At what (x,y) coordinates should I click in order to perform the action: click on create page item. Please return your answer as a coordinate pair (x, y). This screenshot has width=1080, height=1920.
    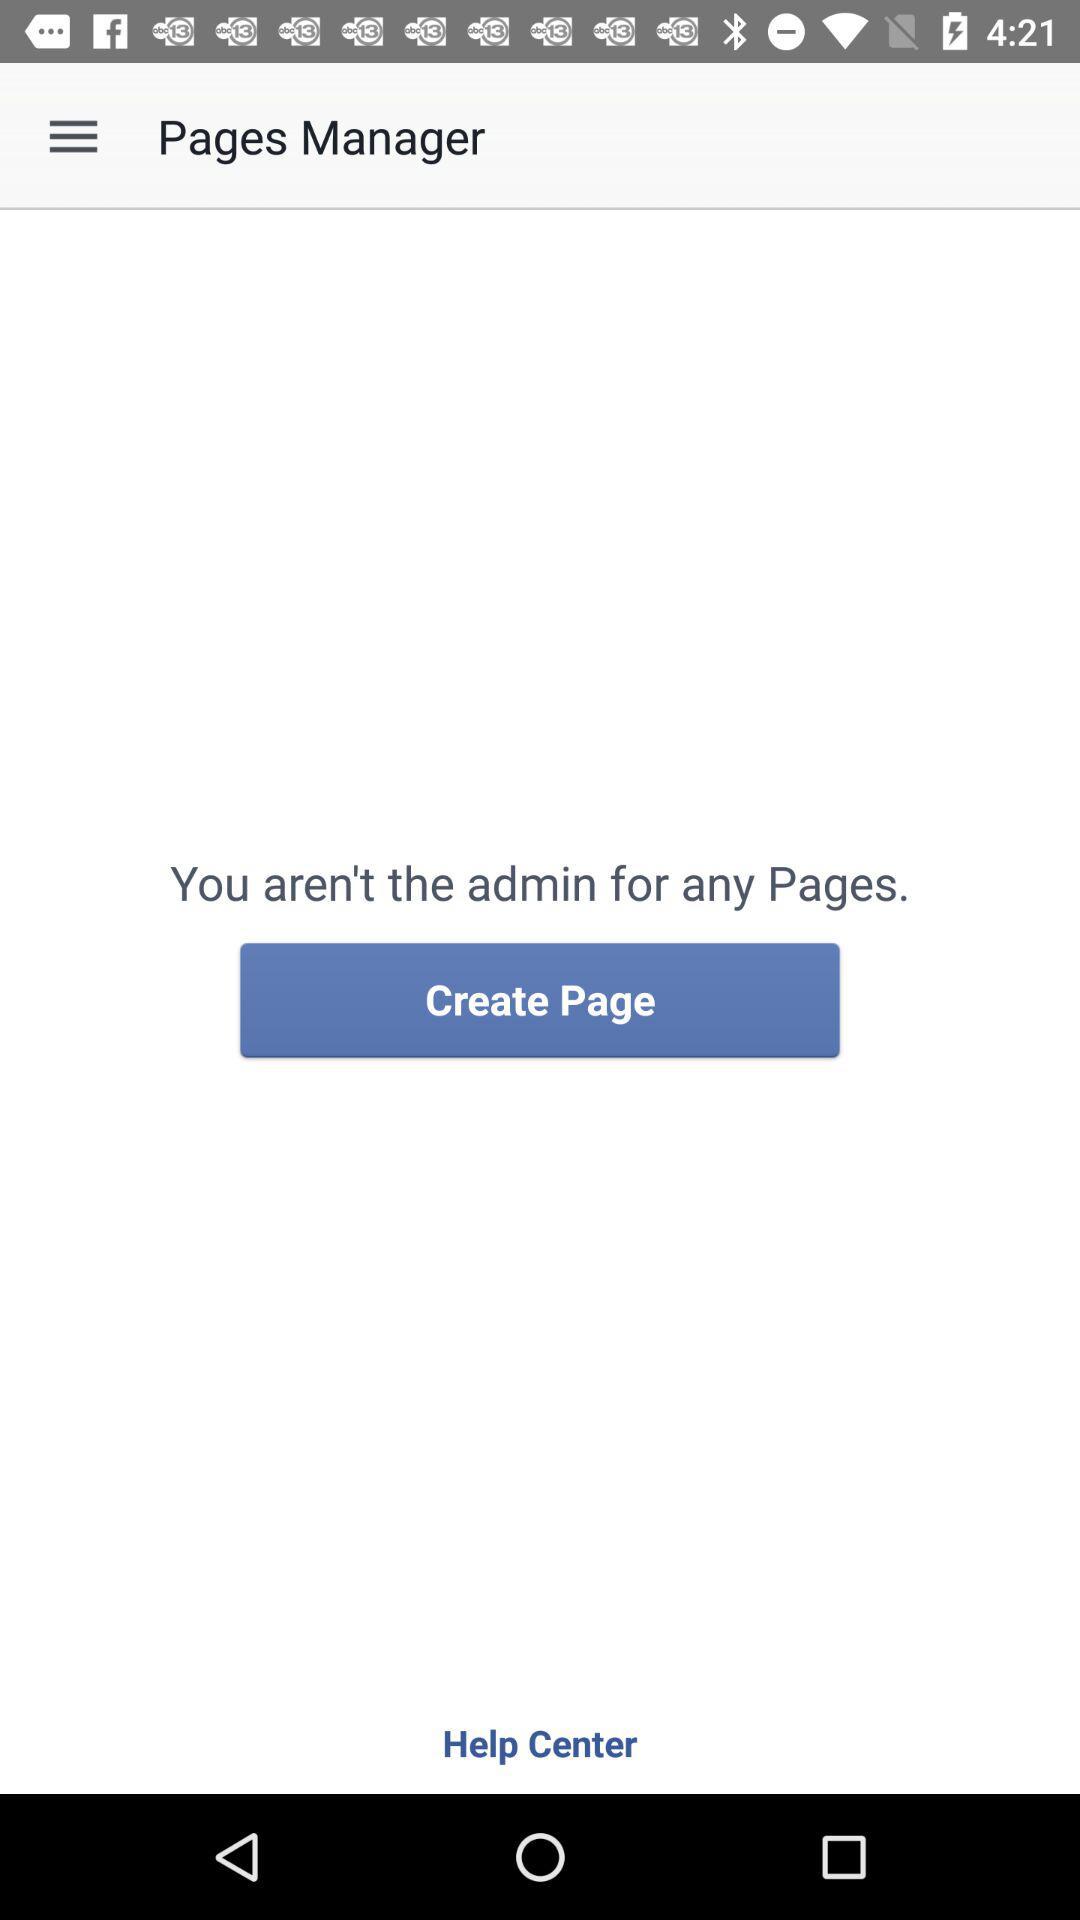
    Looking at the image, I should click on (540, 1001).